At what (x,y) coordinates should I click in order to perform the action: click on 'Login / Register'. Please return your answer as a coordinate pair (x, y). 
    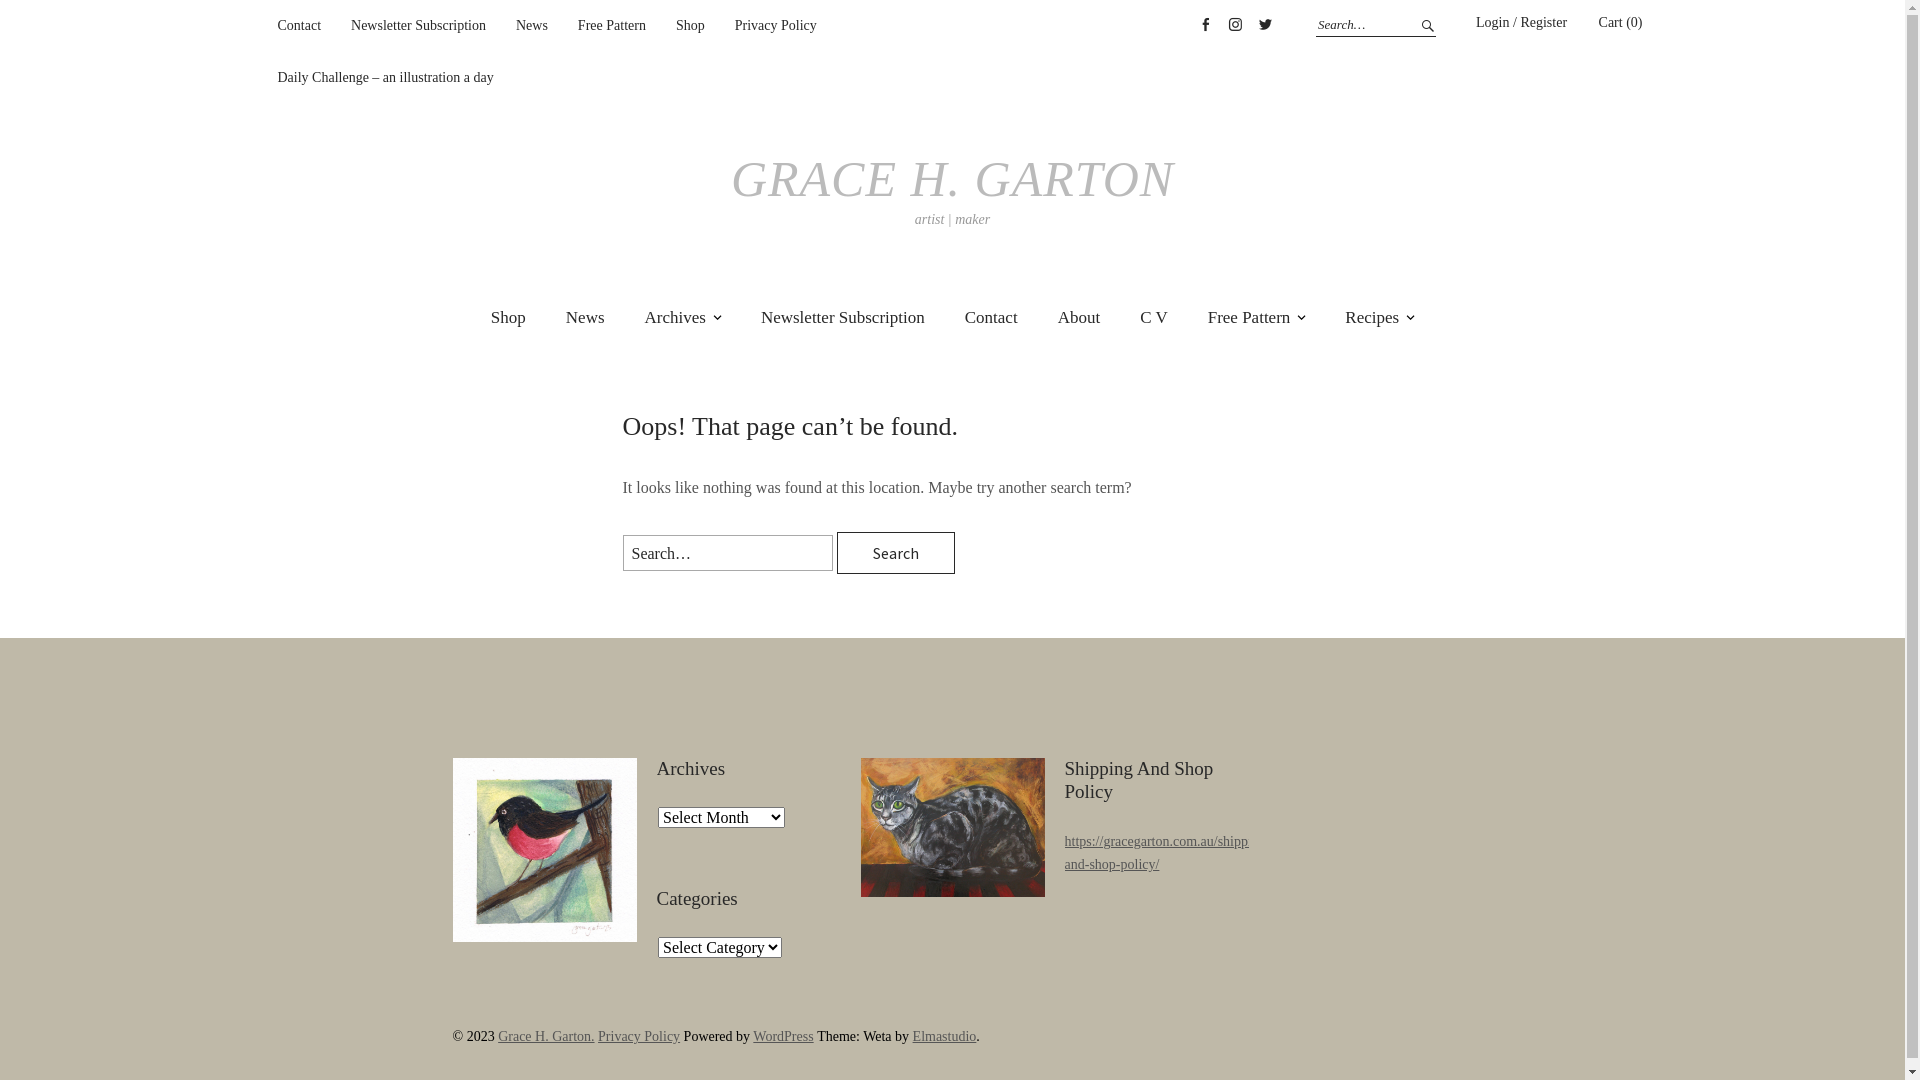
    Looking at the image, I should click on (1520, 23).